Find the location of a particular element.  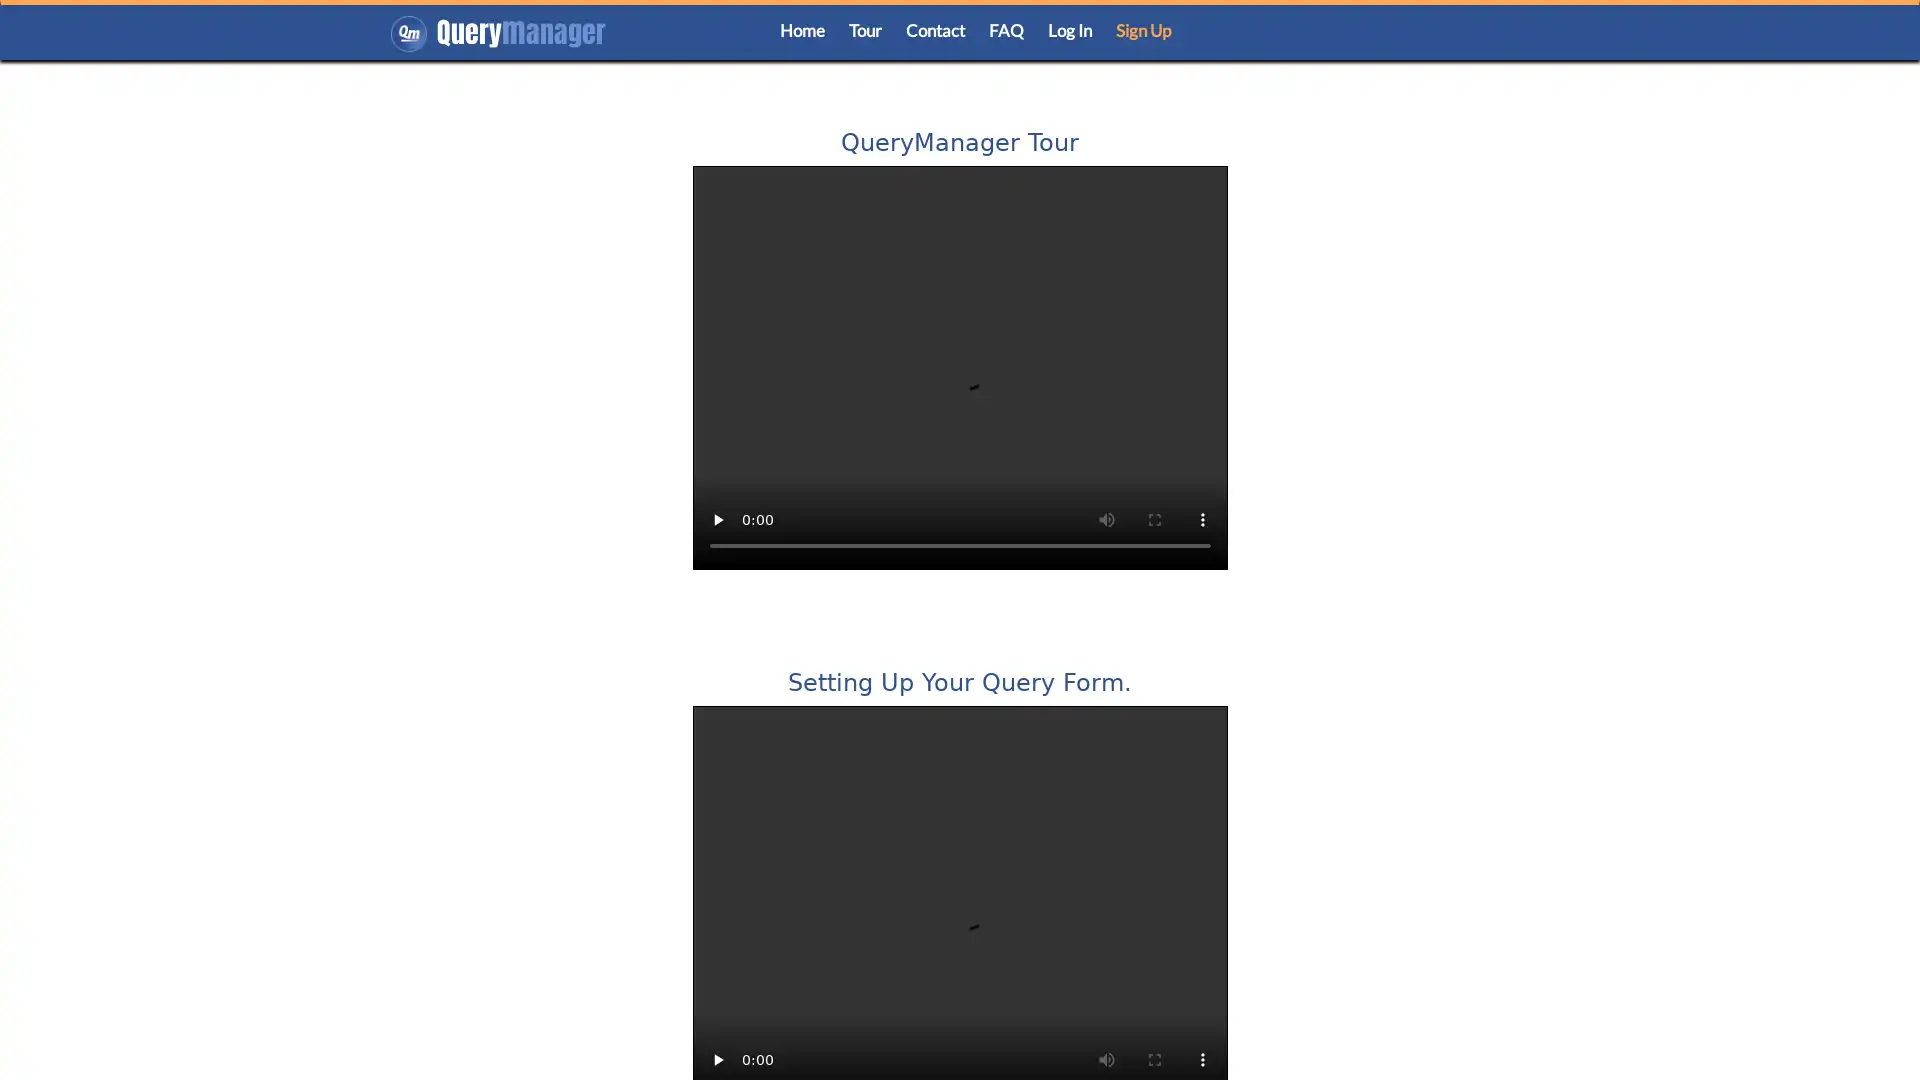

play is located at coordinates (716, 519).